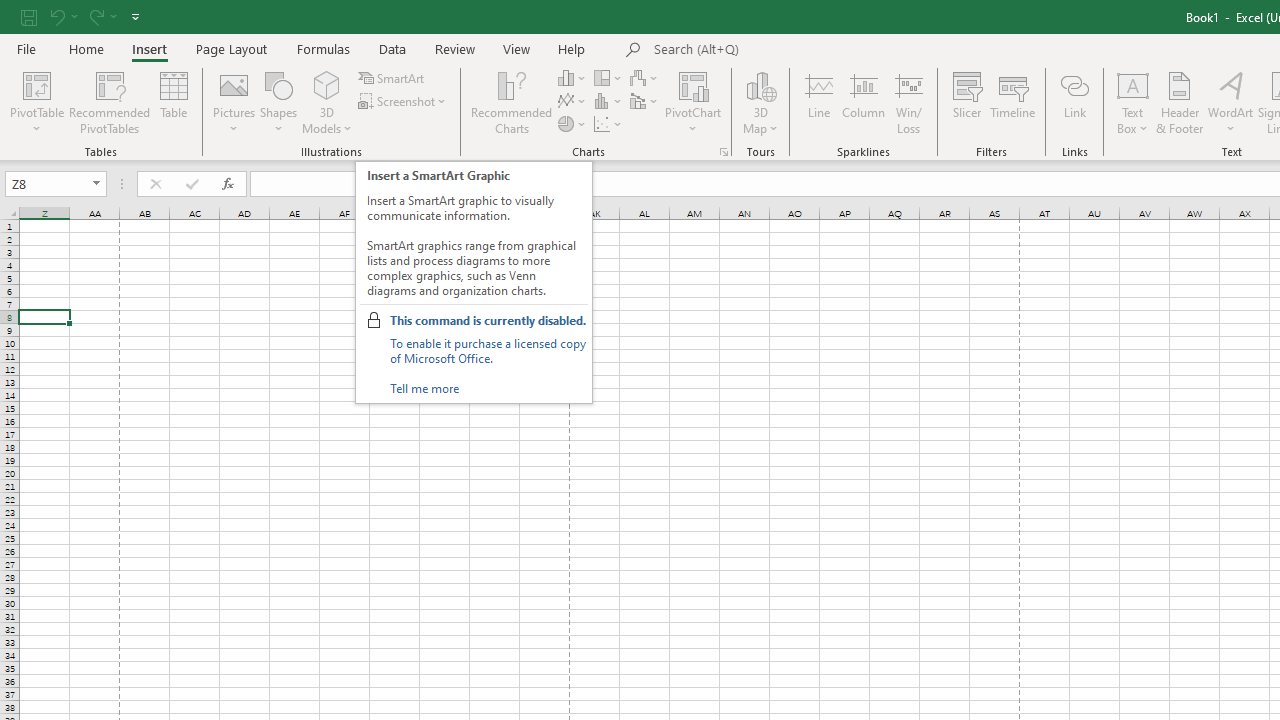  Describe the element at coordinates (10, 11) in the screenshot. I see `'System'` at that location.